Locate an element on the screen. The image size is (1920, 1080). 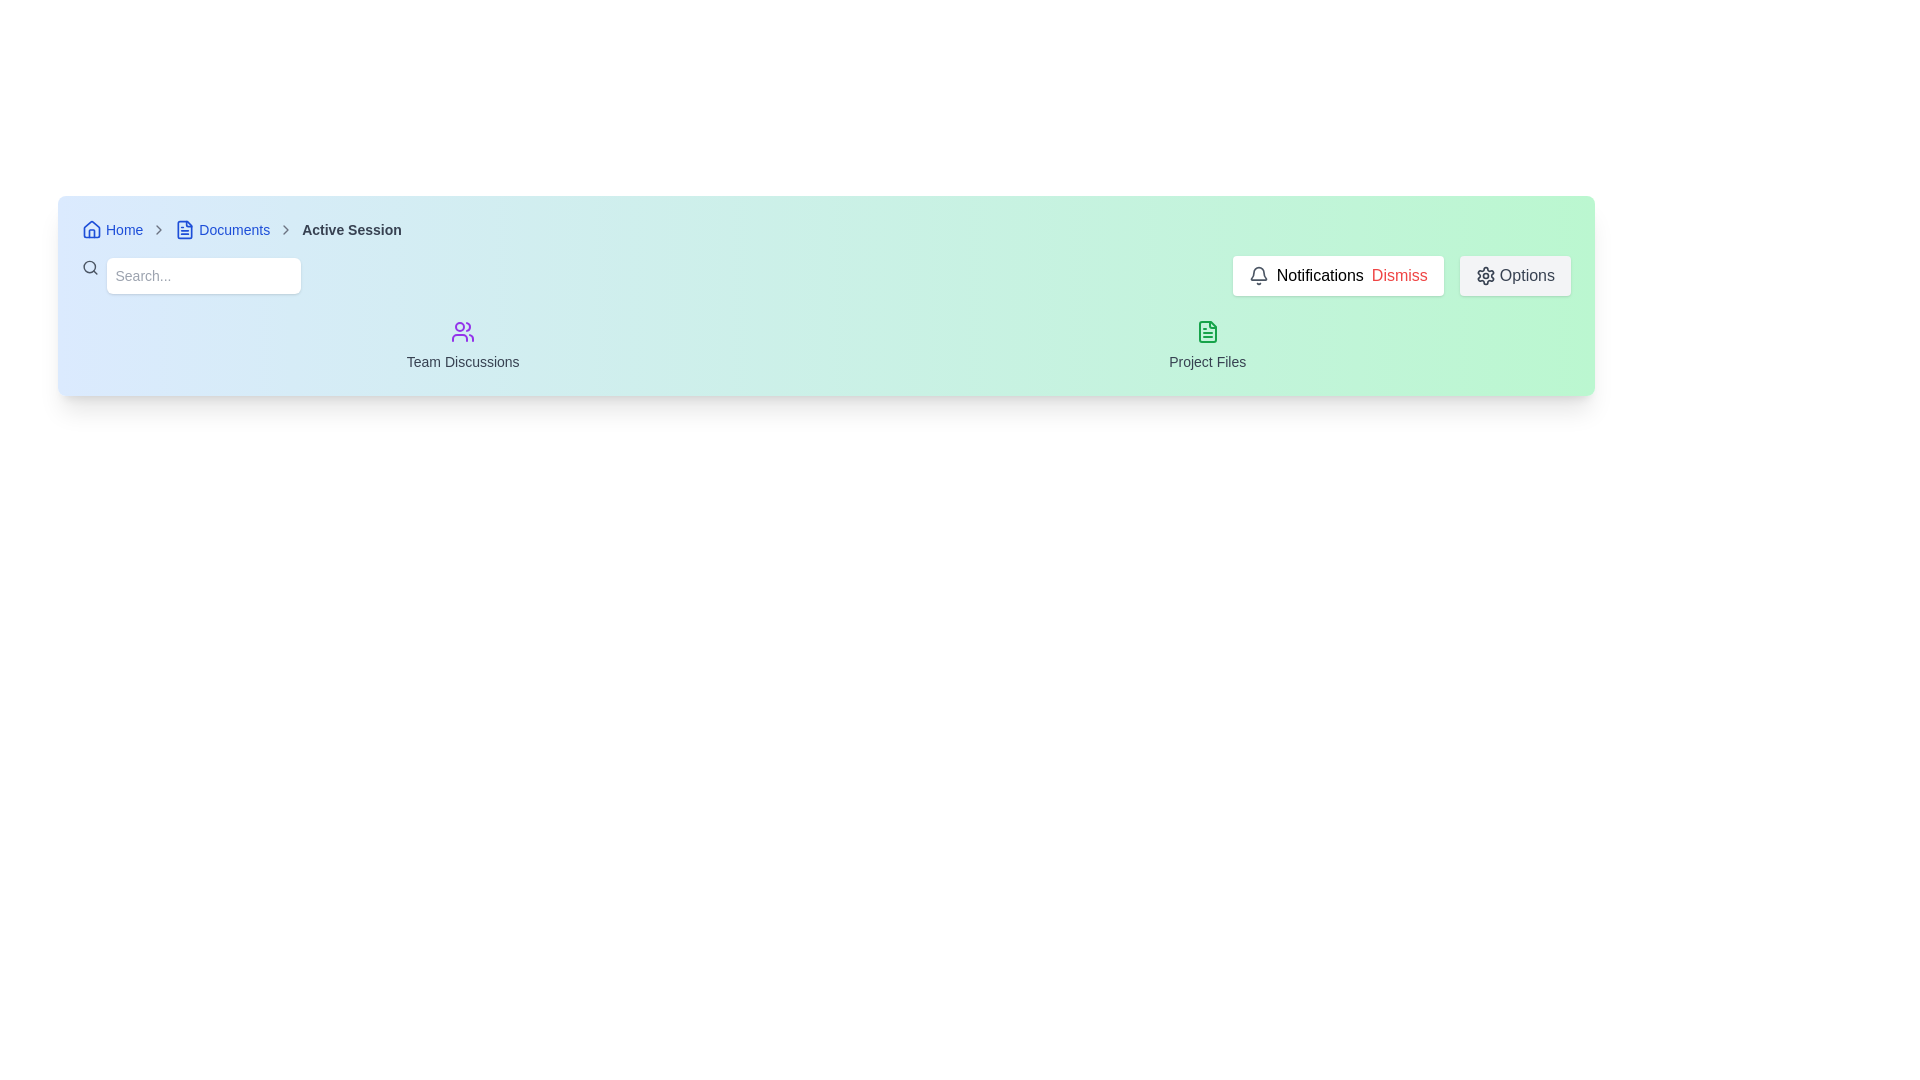
the green document file icon located in the header bar, positioned between the 'Notifications' and 'Options' sections is located at coordinates (1206, 330).